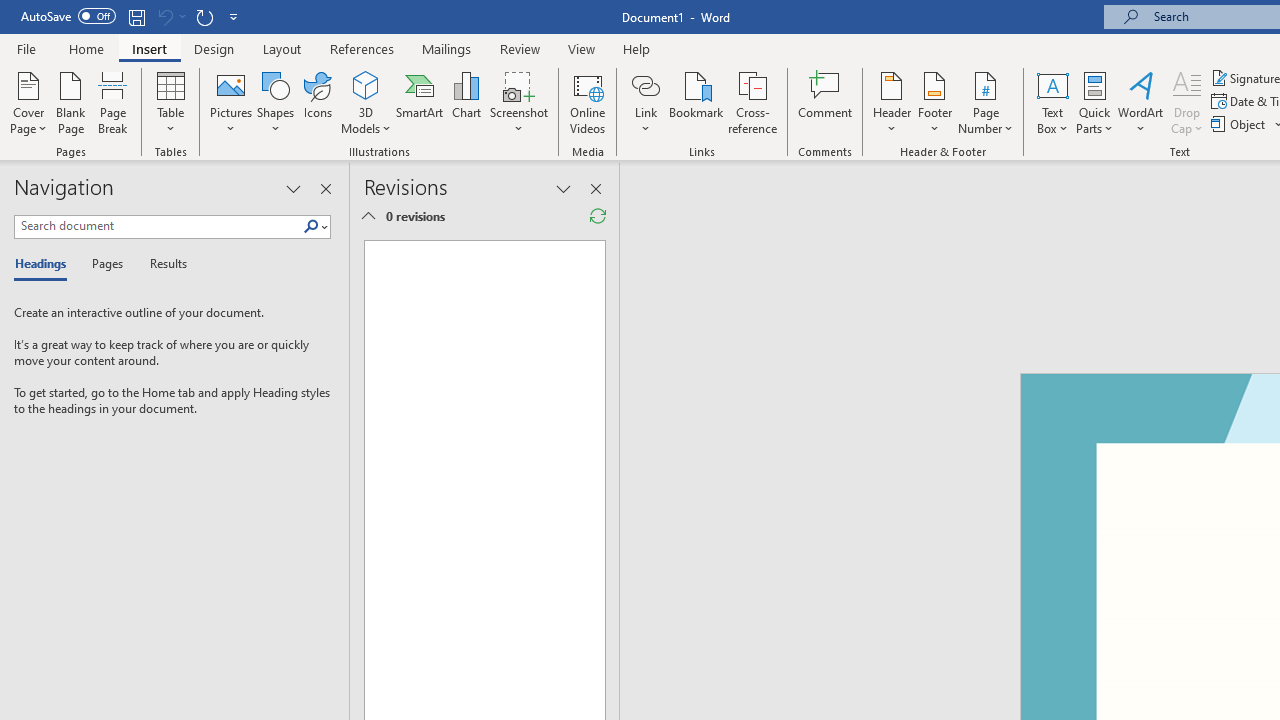 The height and width of the screenshot is (720, 1280). I want to click on 'Blank Page', so click(71, 103).